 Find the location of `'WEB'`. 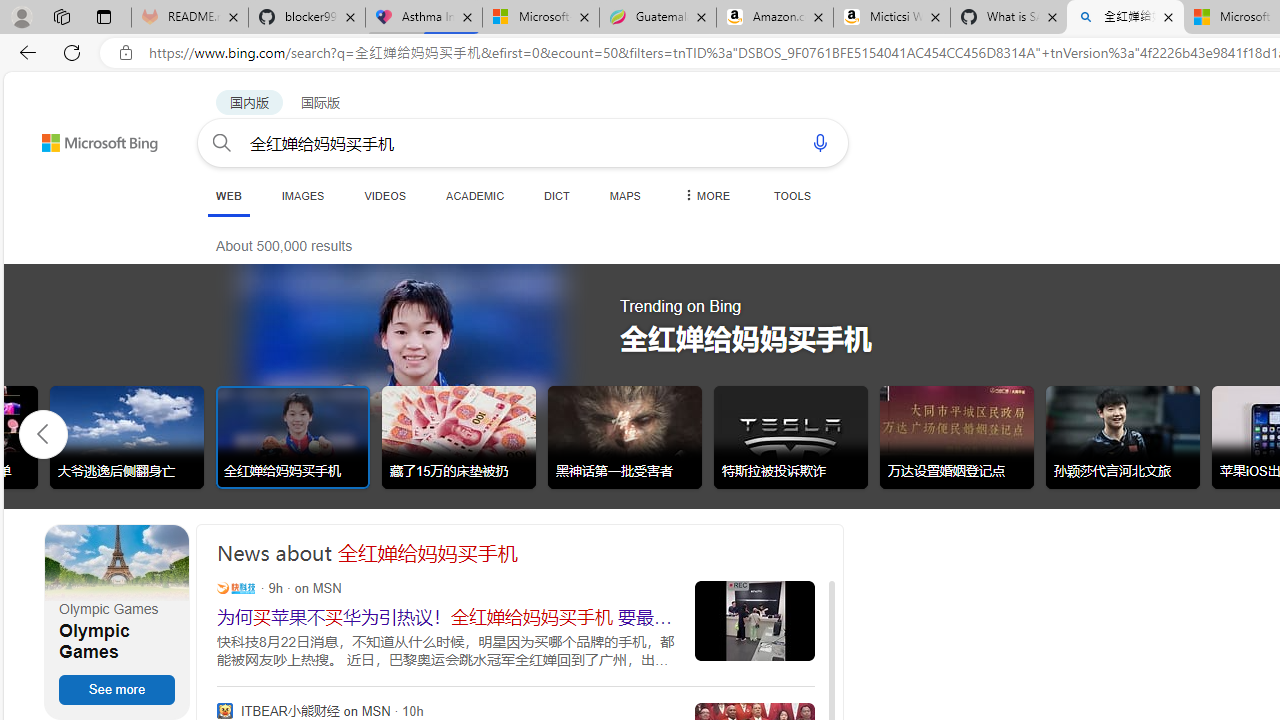

'WEB' is located at coordinates (228, 195).